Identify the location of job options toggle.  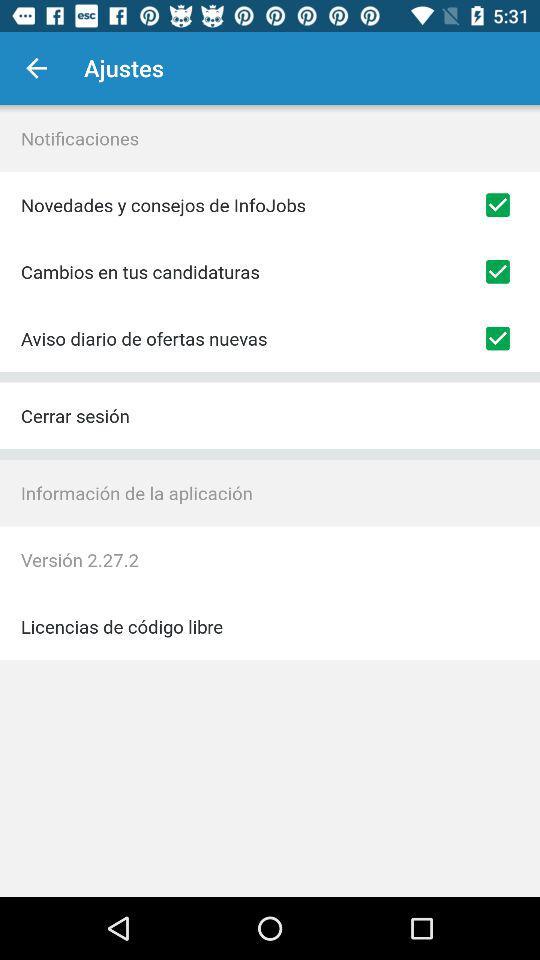
(496, 205).